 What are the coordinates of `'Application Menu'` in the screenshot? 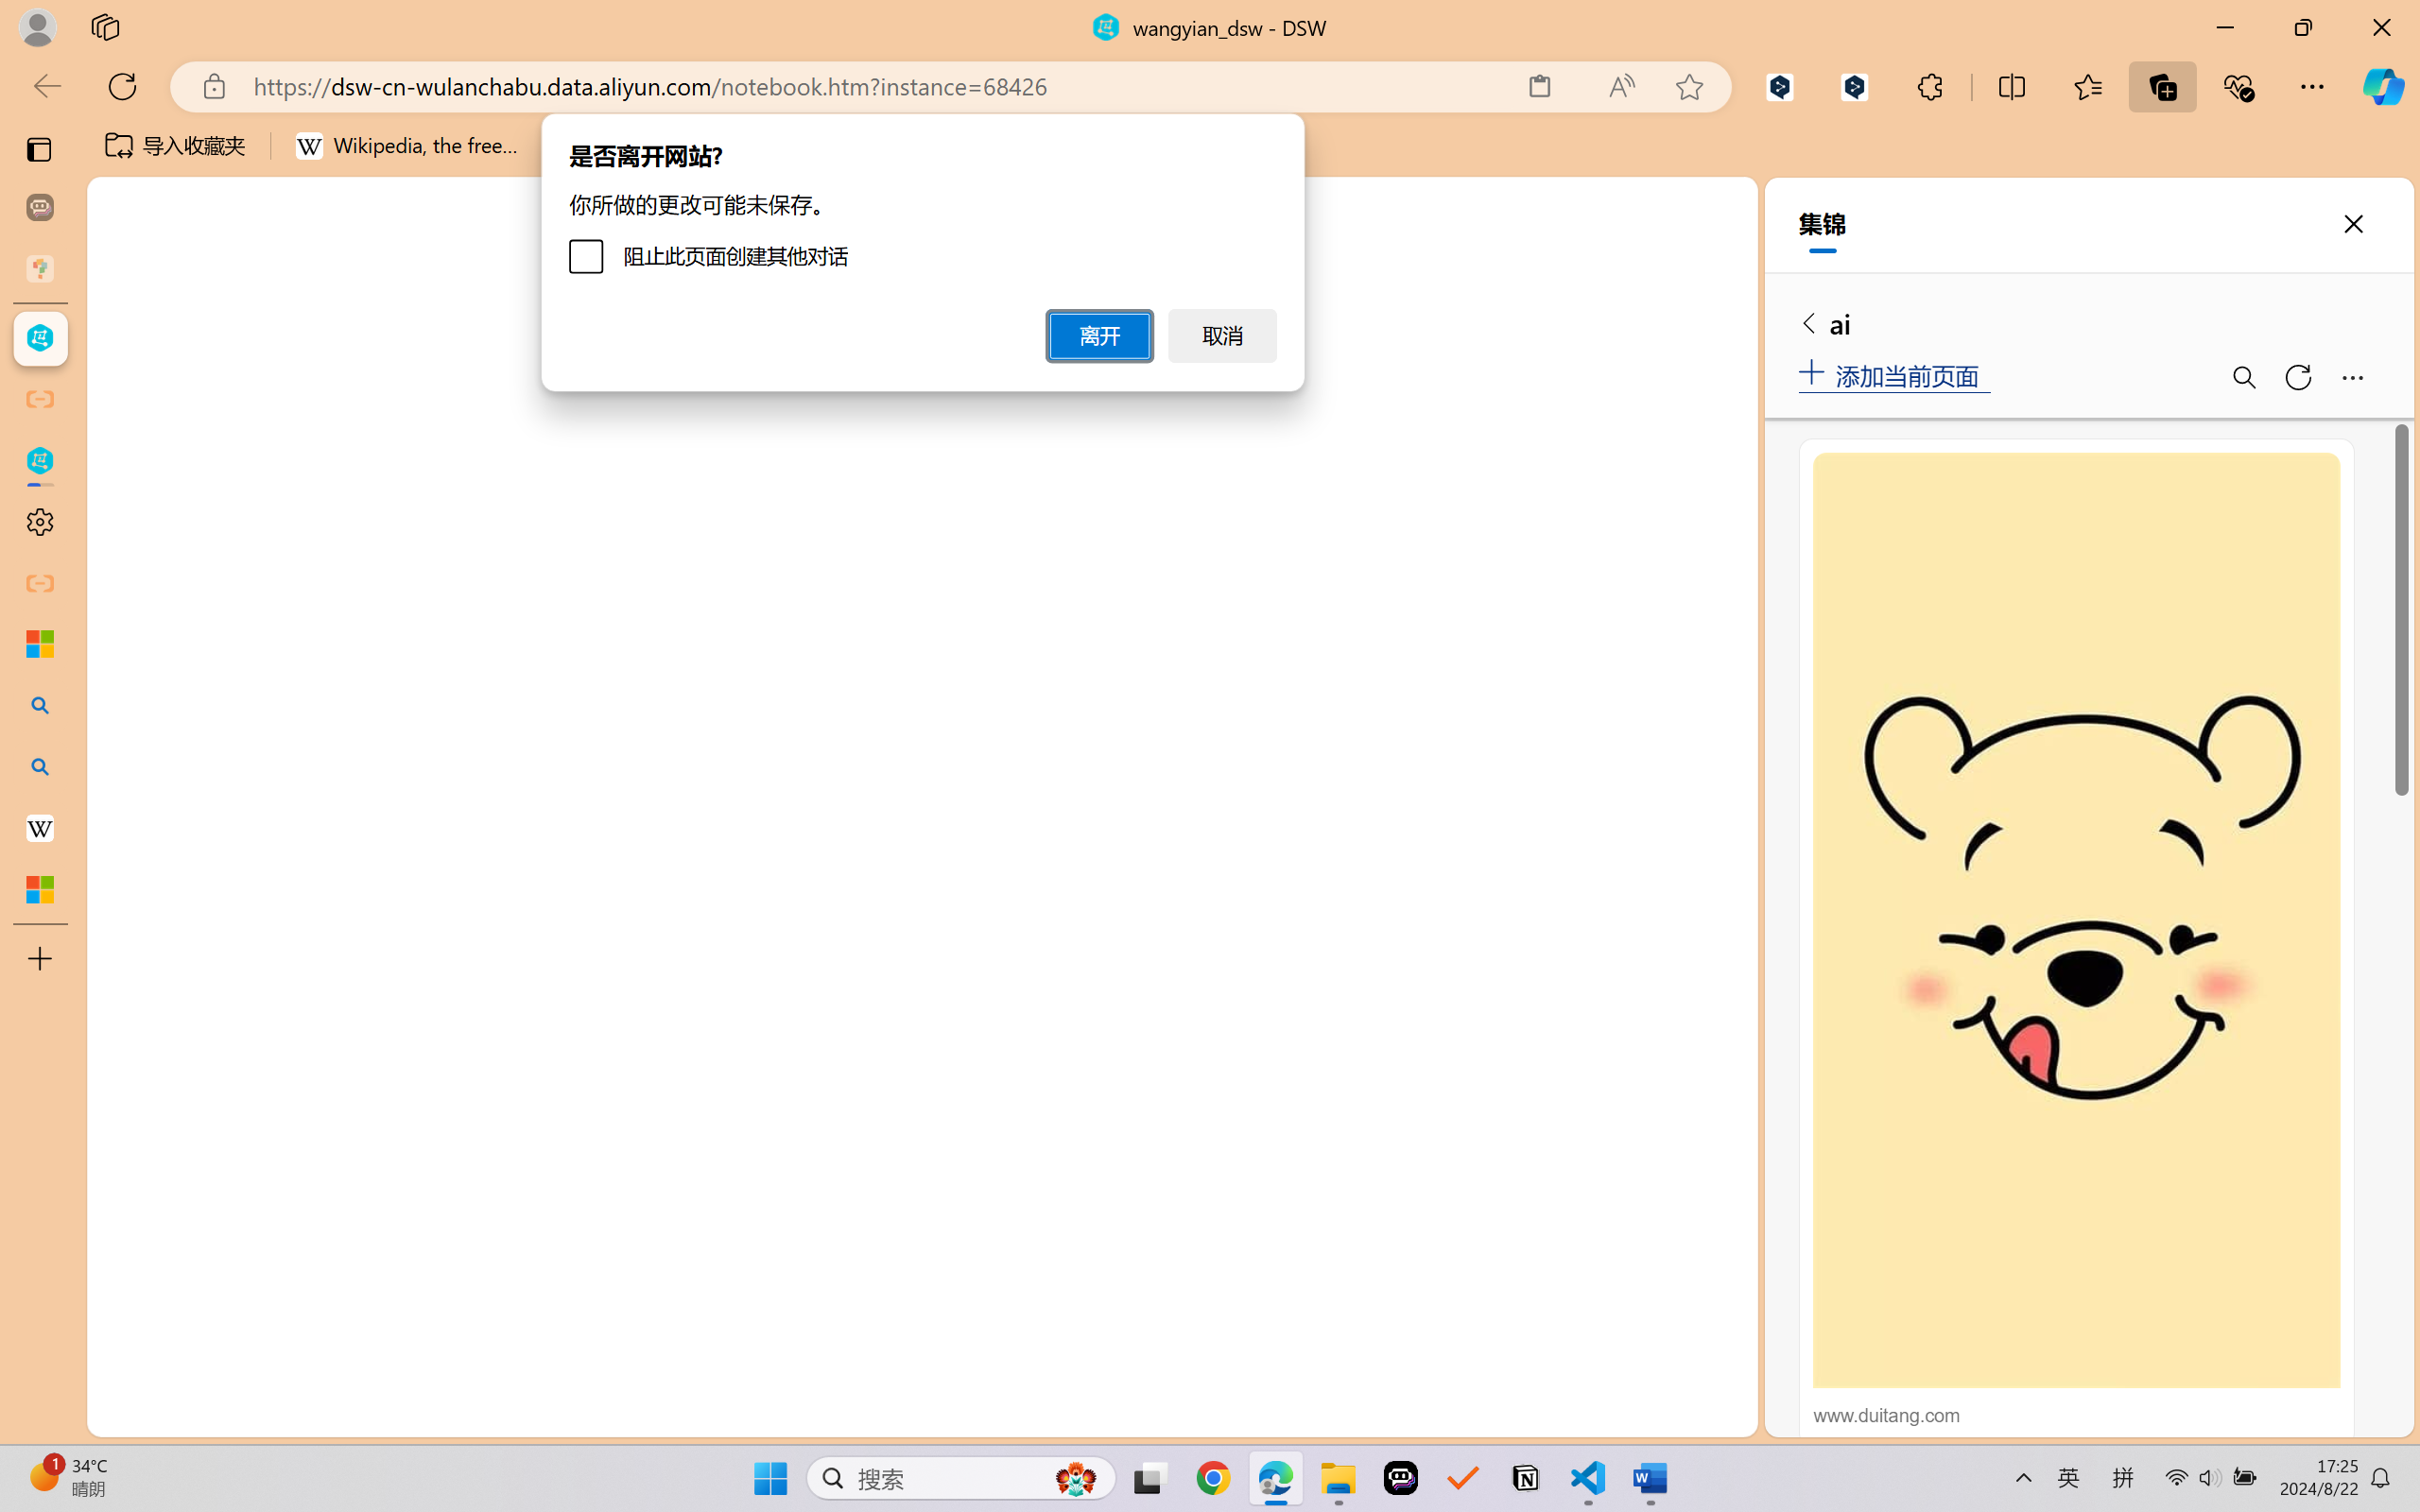 It's located at (127, 337).